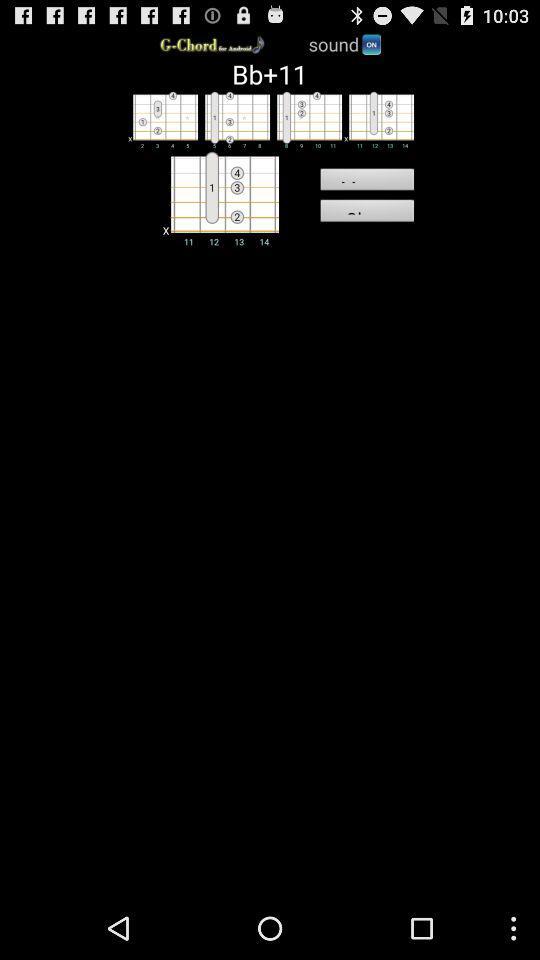 The height and width of the screenshot is (960, 540). Describe the element at coordinates (232, 119) in the screenshot. I see `image` at that location.